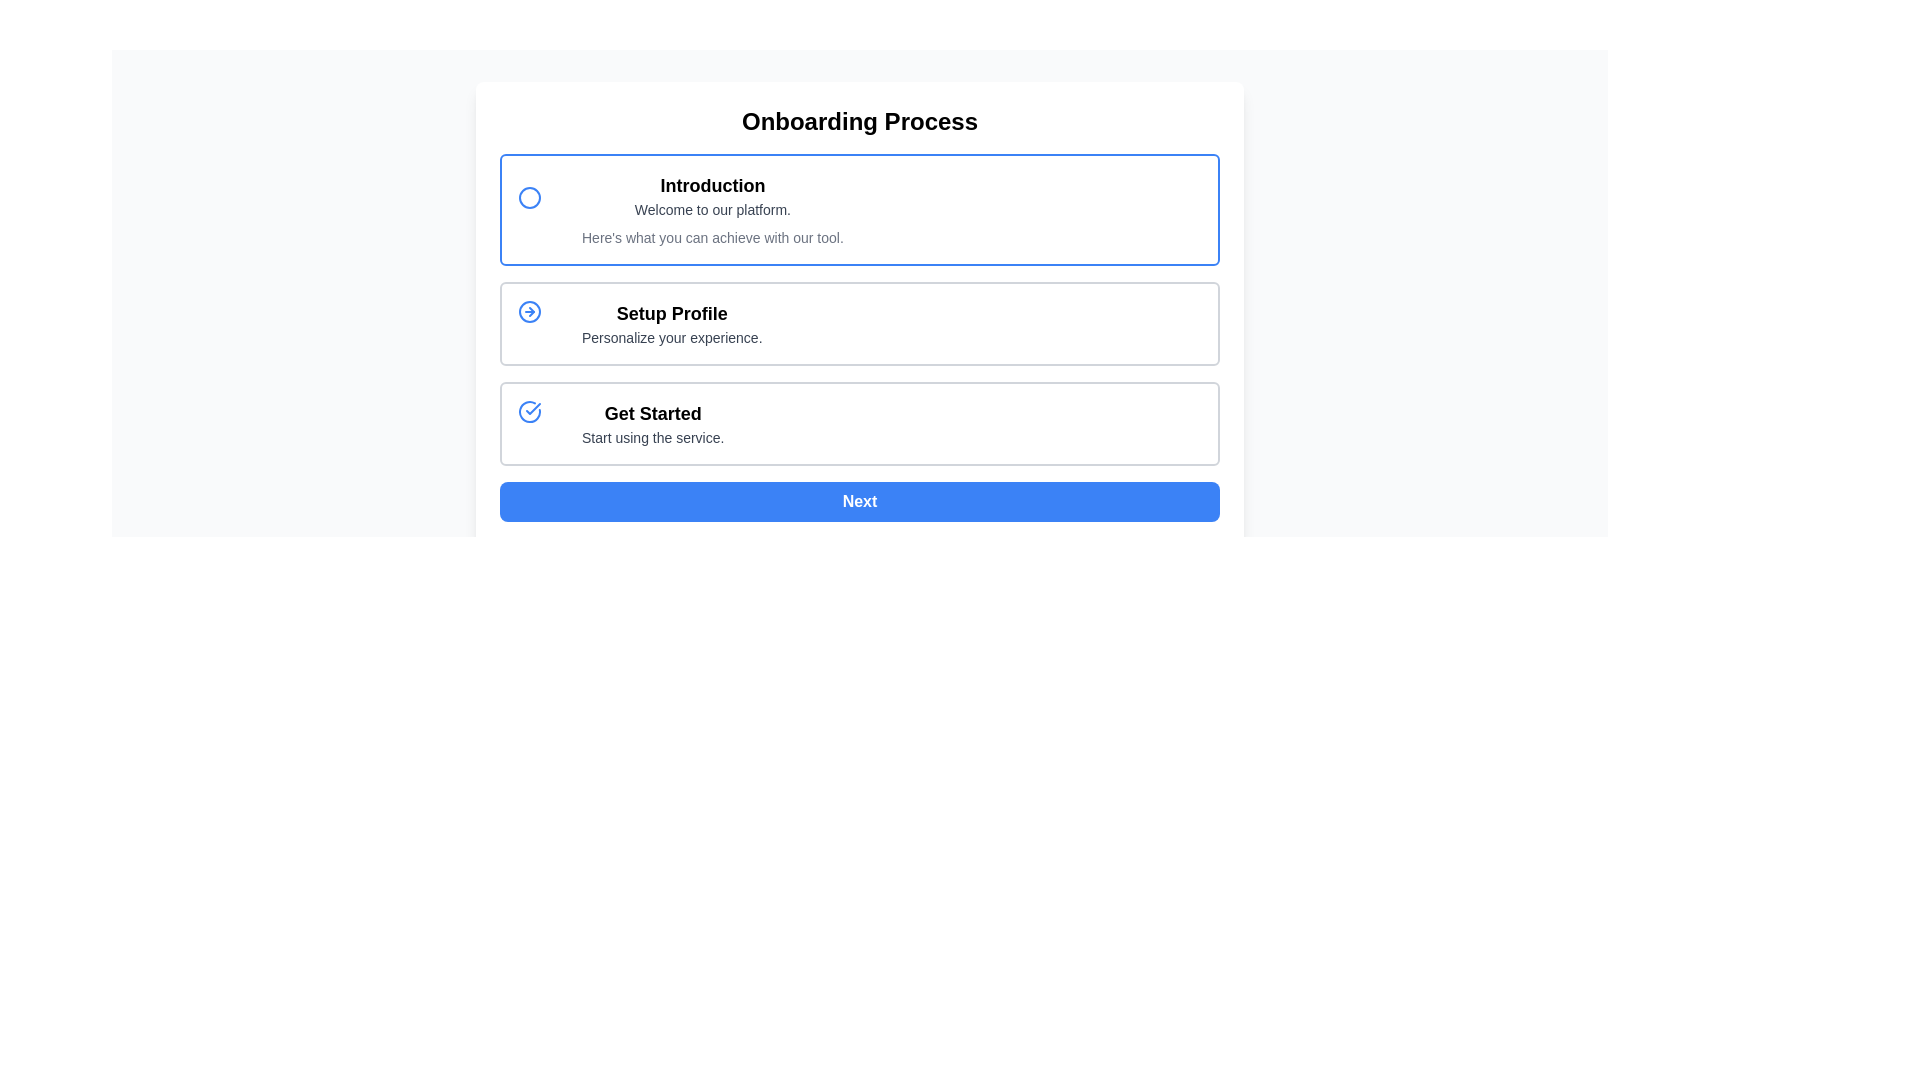 Image resolution: width=1920 pixels, height=1080 pixels. What do you see at coordinates (712, 209) in the screenshot?
I see `text information from the Text Block titled 'Introduction', which is the first item in a vertical list layout` at bounding box center [712, 209].